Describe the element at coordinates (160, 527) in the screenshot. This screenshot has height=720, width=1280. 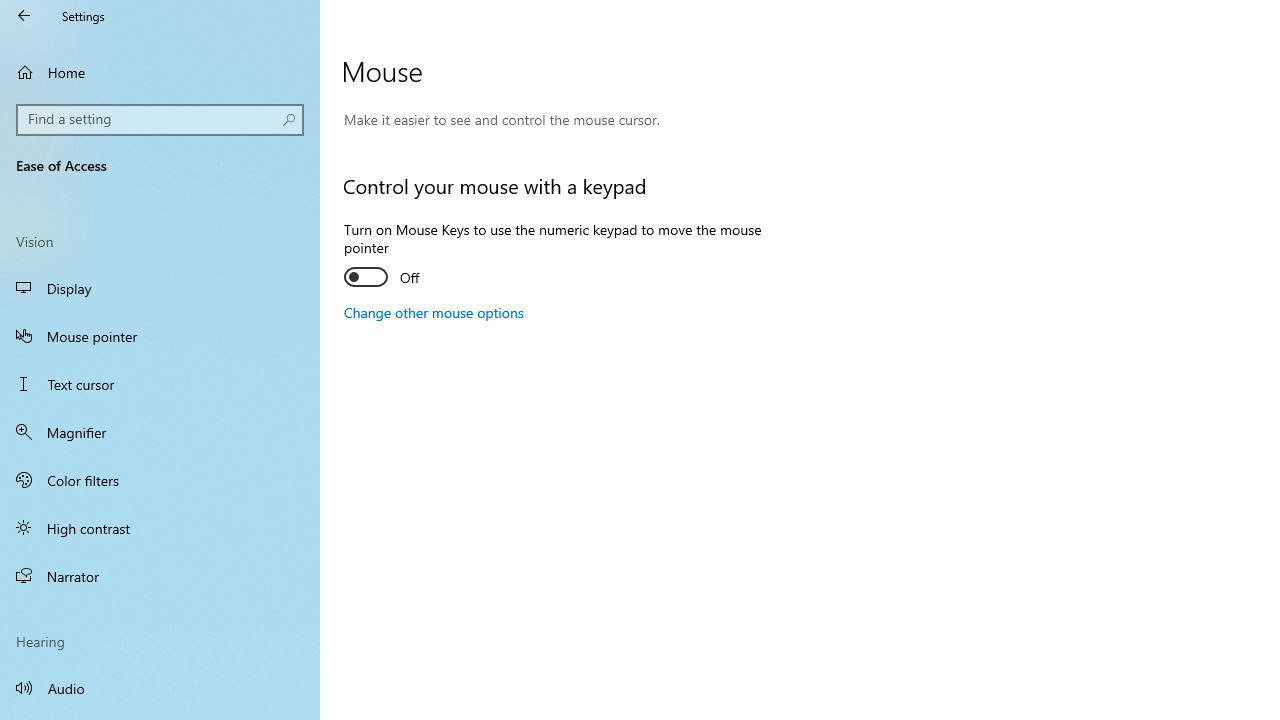
I see `'High contrast'` at that location.